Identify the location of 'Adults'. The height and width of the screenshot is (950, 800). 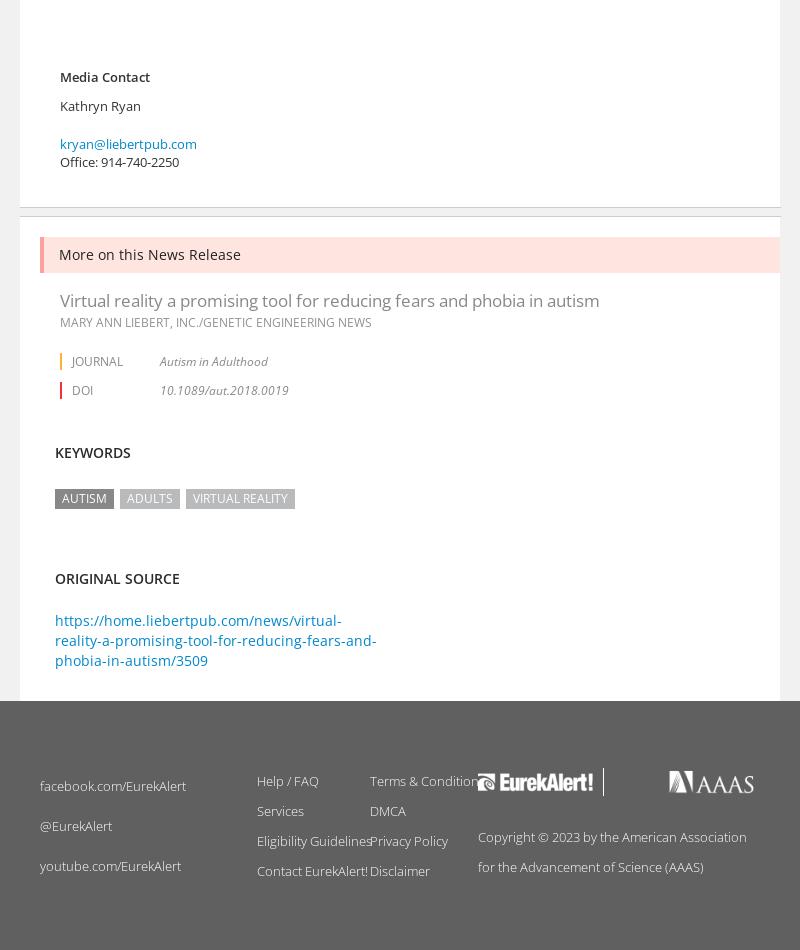
(150, 497).